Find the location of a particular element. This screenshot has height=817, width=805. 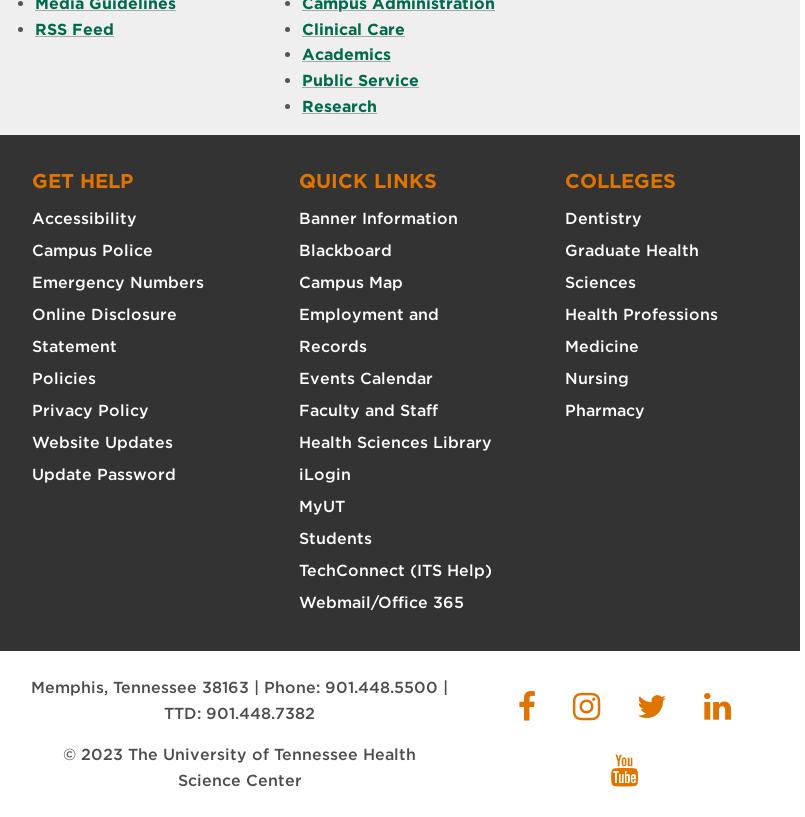

'Medicine' is located at coordinates (564, 345).